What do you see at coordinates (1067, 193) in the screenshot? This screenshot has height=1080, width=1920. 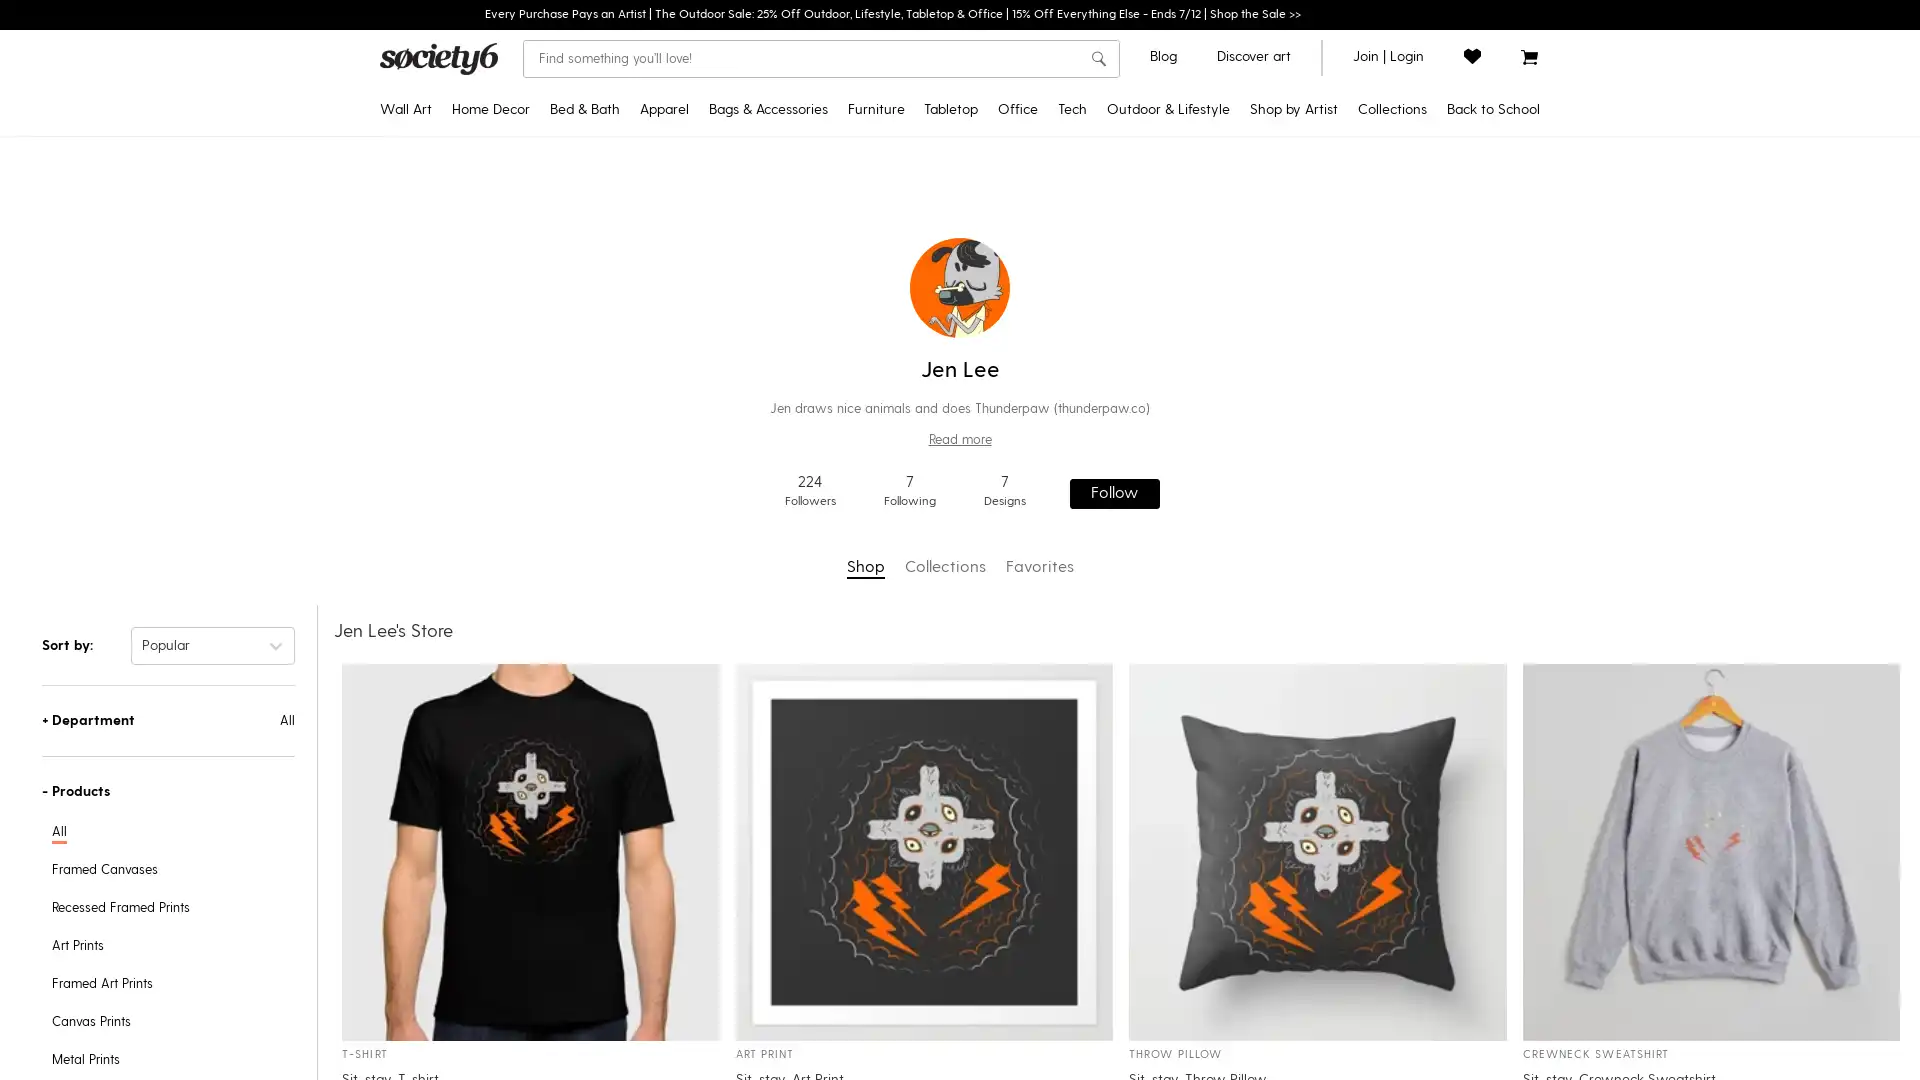 I see `Stickers` at bounding box center [1067, 193].